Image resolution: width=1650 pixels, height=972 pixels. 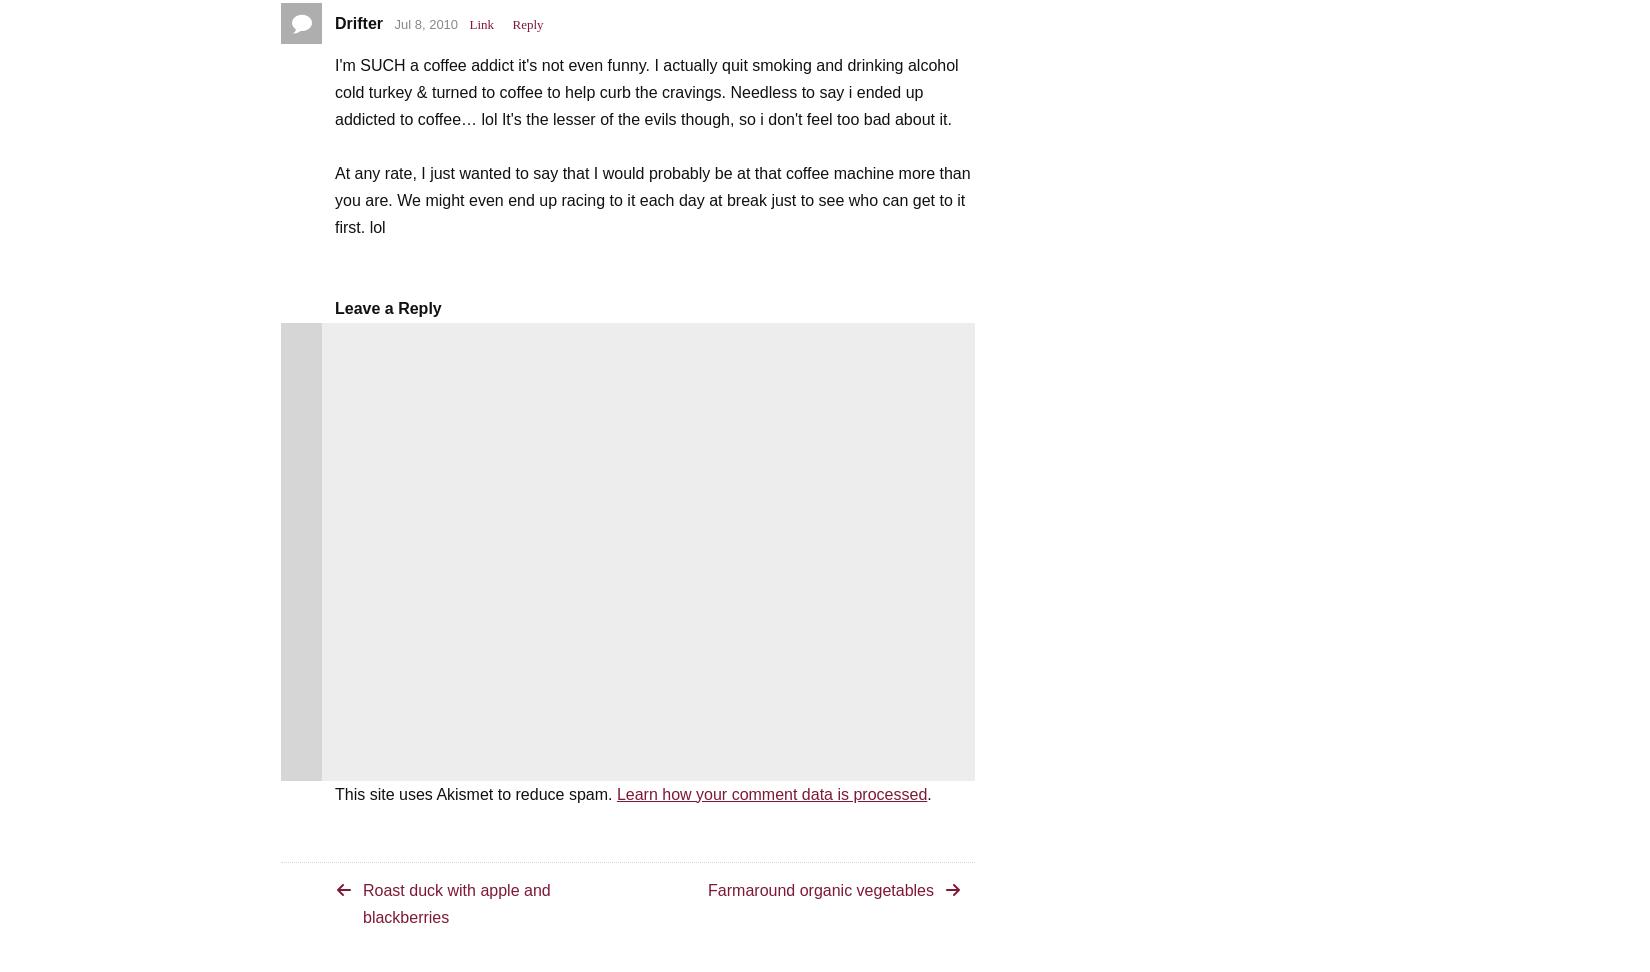 I want to click on 'At any rate, I just wanted to say that I would probably be at that coffee machine more than you are. We might even end up racing to it each day at break just to see who can get to it first. lol', so click(x=651, y=198).